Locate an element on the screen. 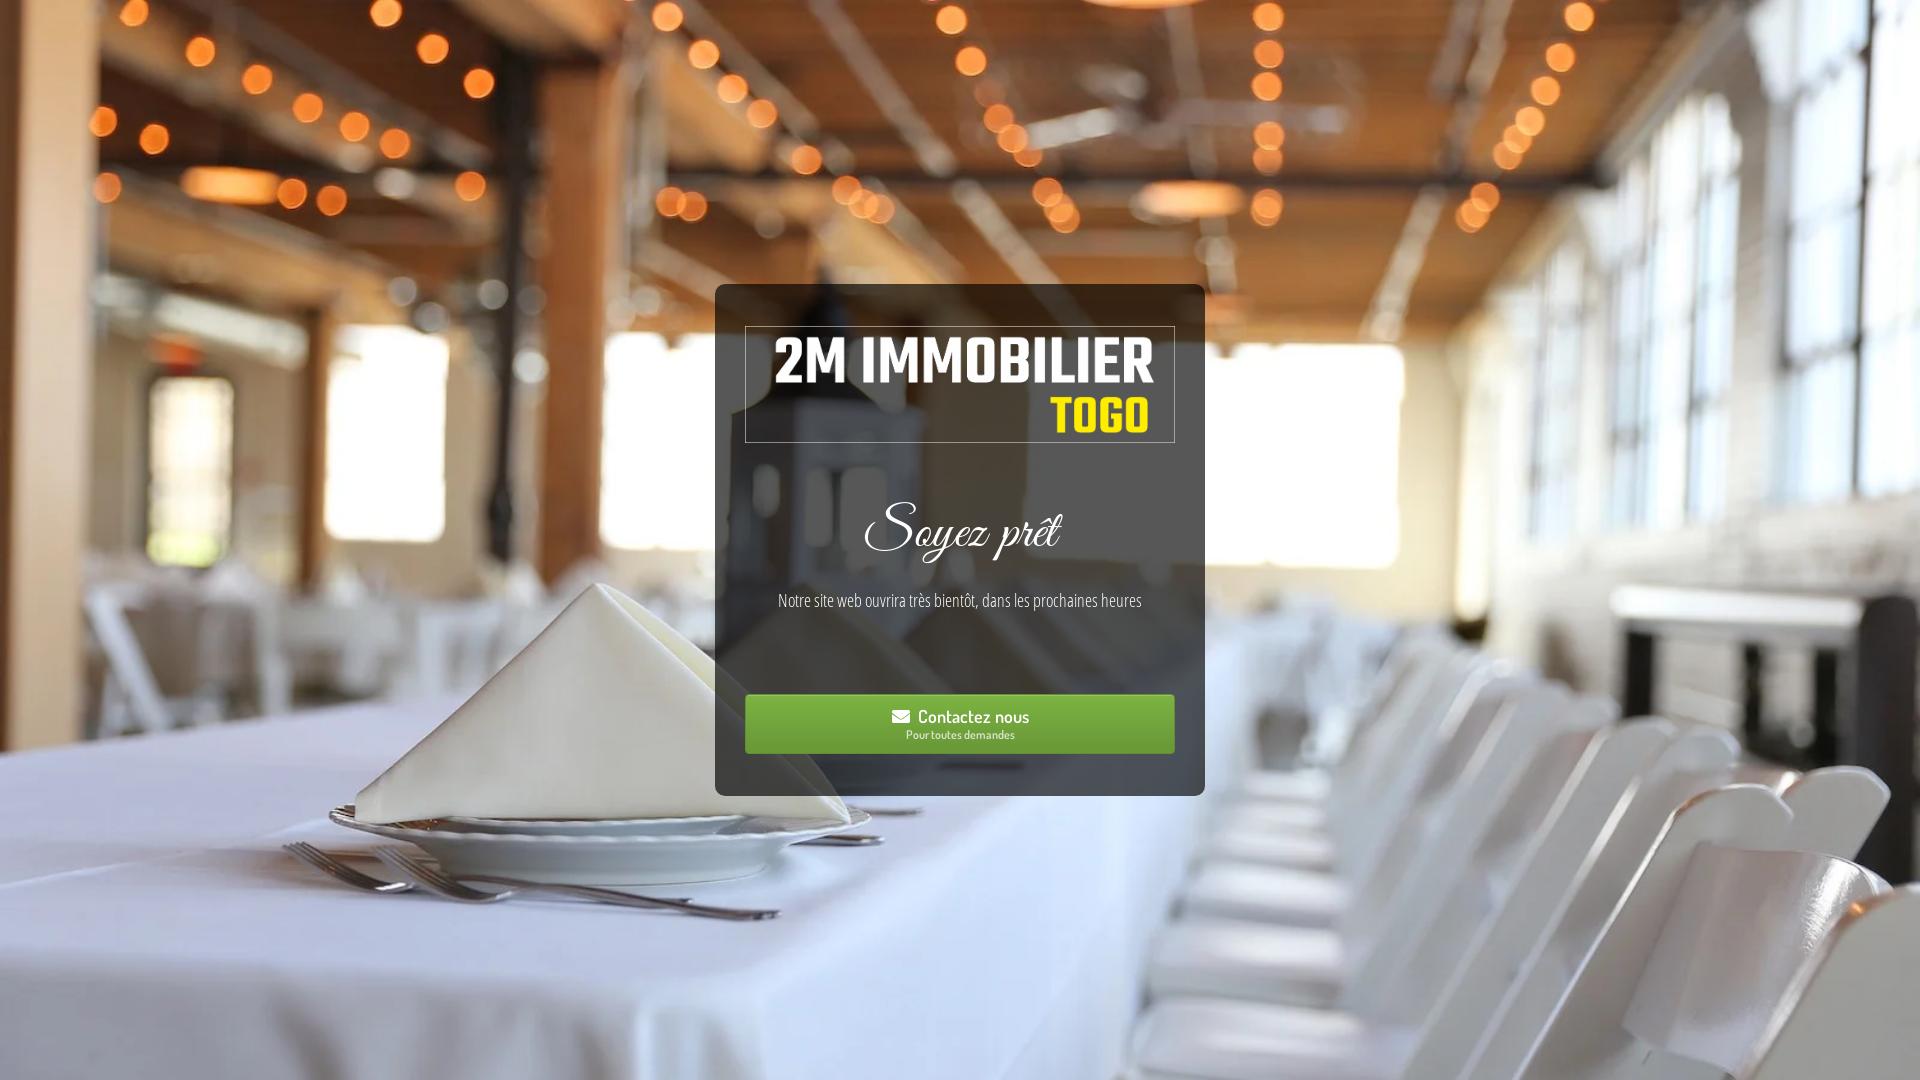 The width and height of the screenshot is (1920, 1080). 'Contactez nous is located at coordinates (960, 724).